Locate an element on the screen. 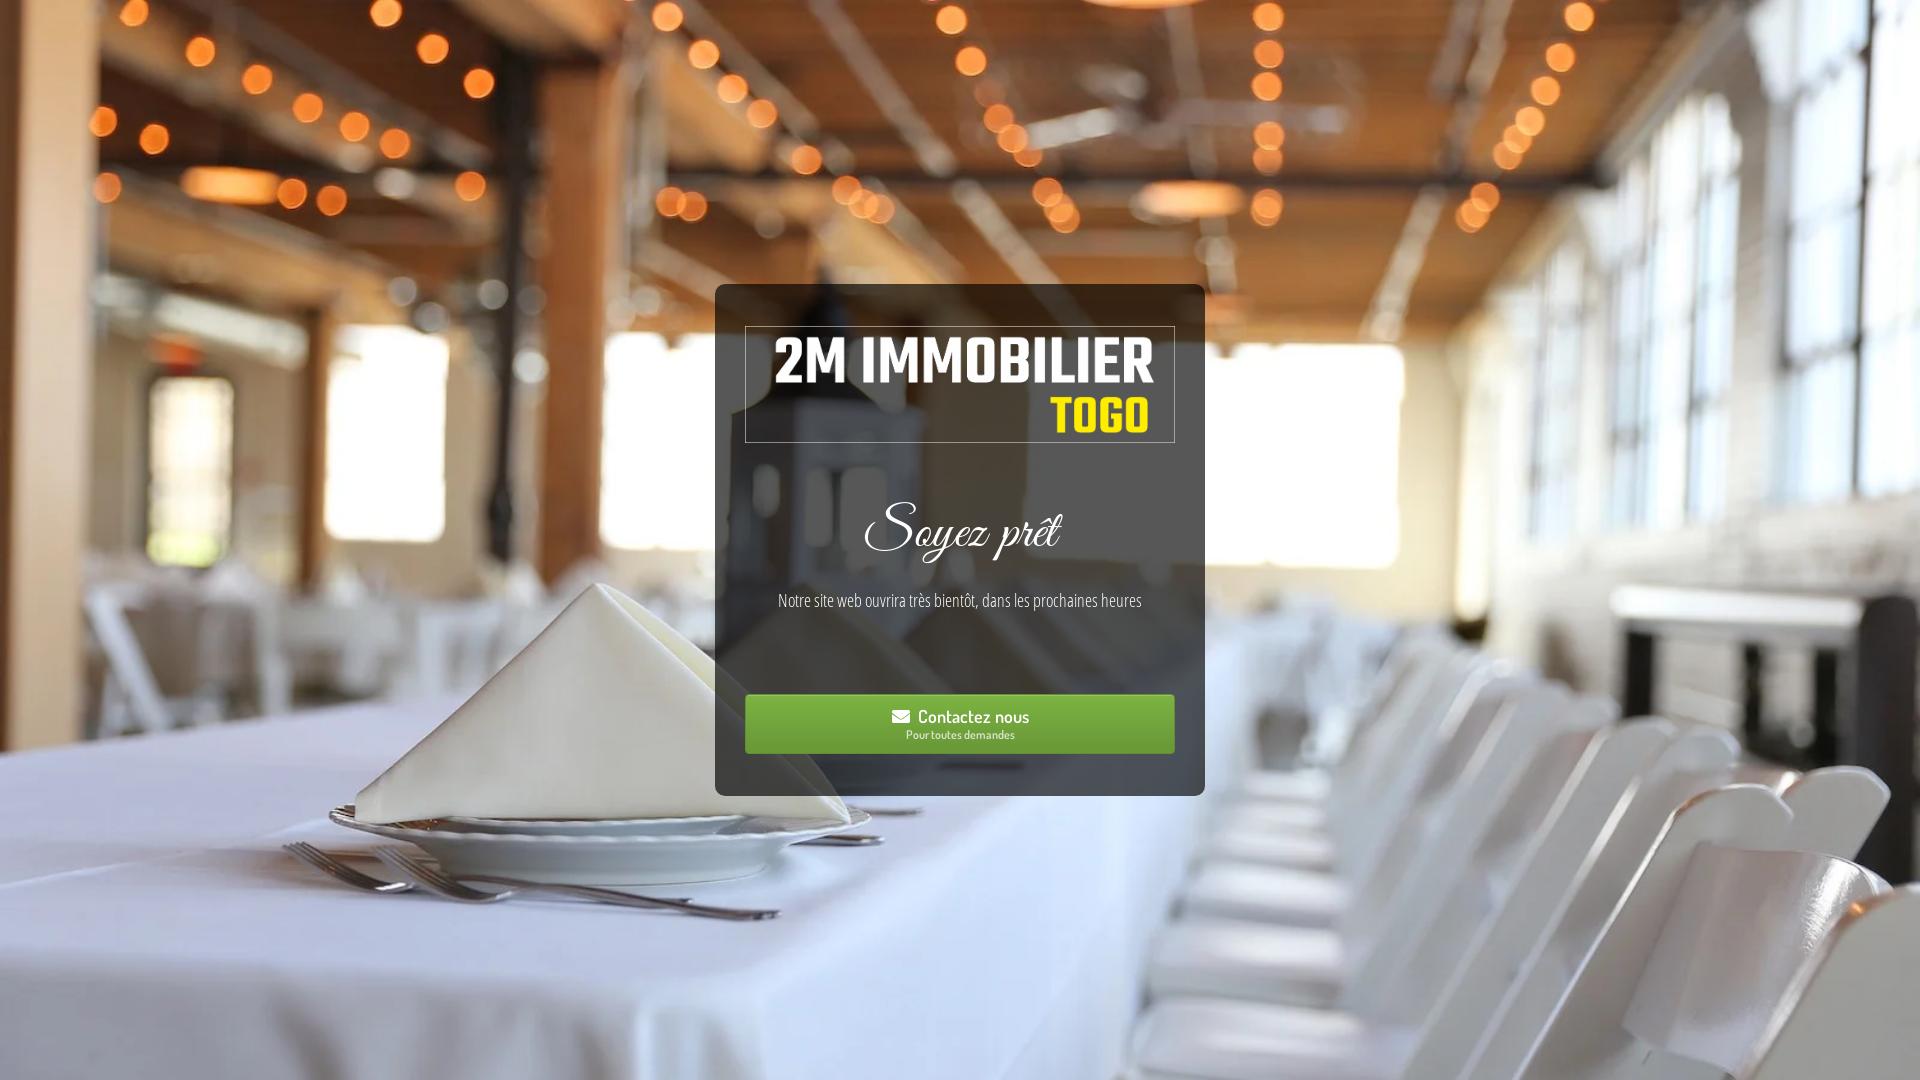 The width and height of the screenshot is (1920, 1080). 'Contactez nous is located at coordinates (960, 724).